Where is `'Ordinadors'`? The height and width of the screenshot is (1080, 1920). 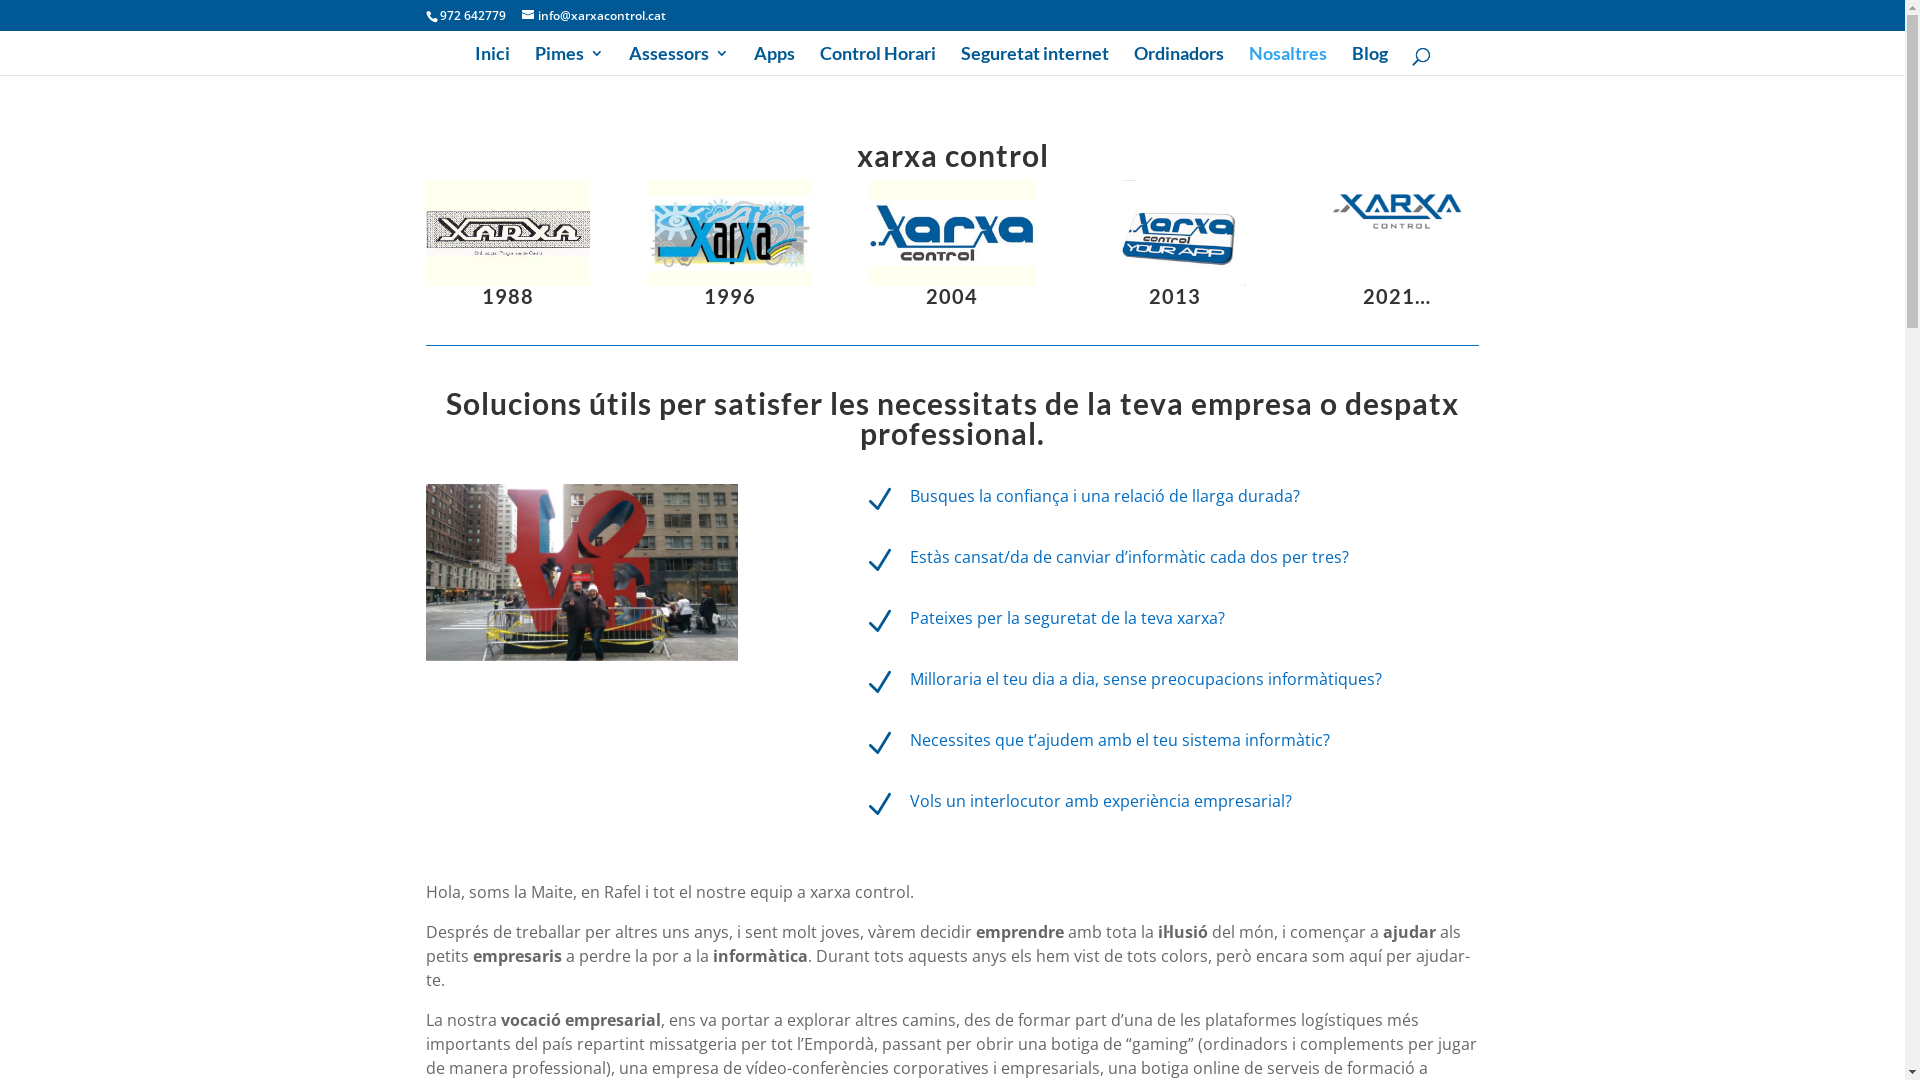
'Ordinadors' is located at coordinates (1179, 59).